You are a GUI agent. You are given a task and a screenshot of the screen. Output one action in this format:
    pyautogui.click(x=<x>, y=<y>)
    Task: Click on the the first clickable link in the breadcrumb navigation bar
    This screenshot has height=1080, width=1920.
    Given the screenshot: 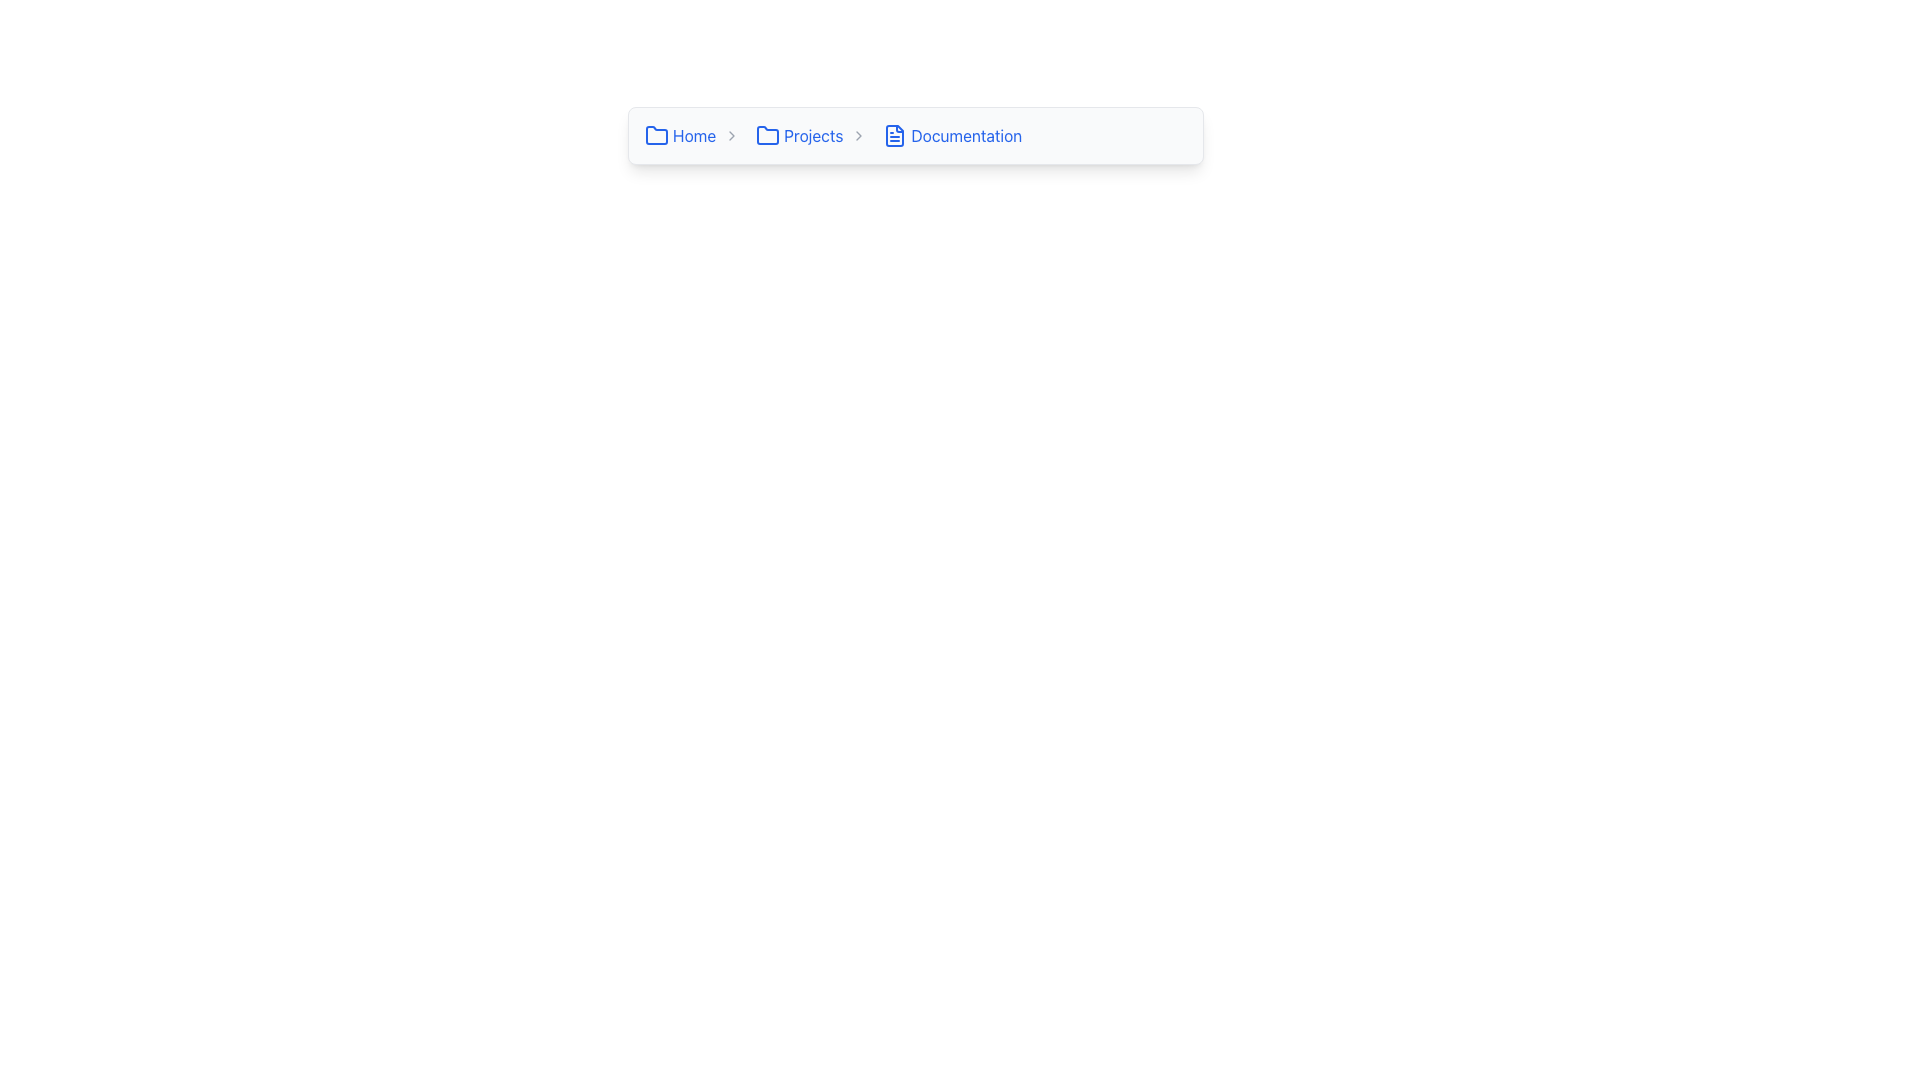 What is the action you would take?
    pyautogui.click(x=680, y=135)
    